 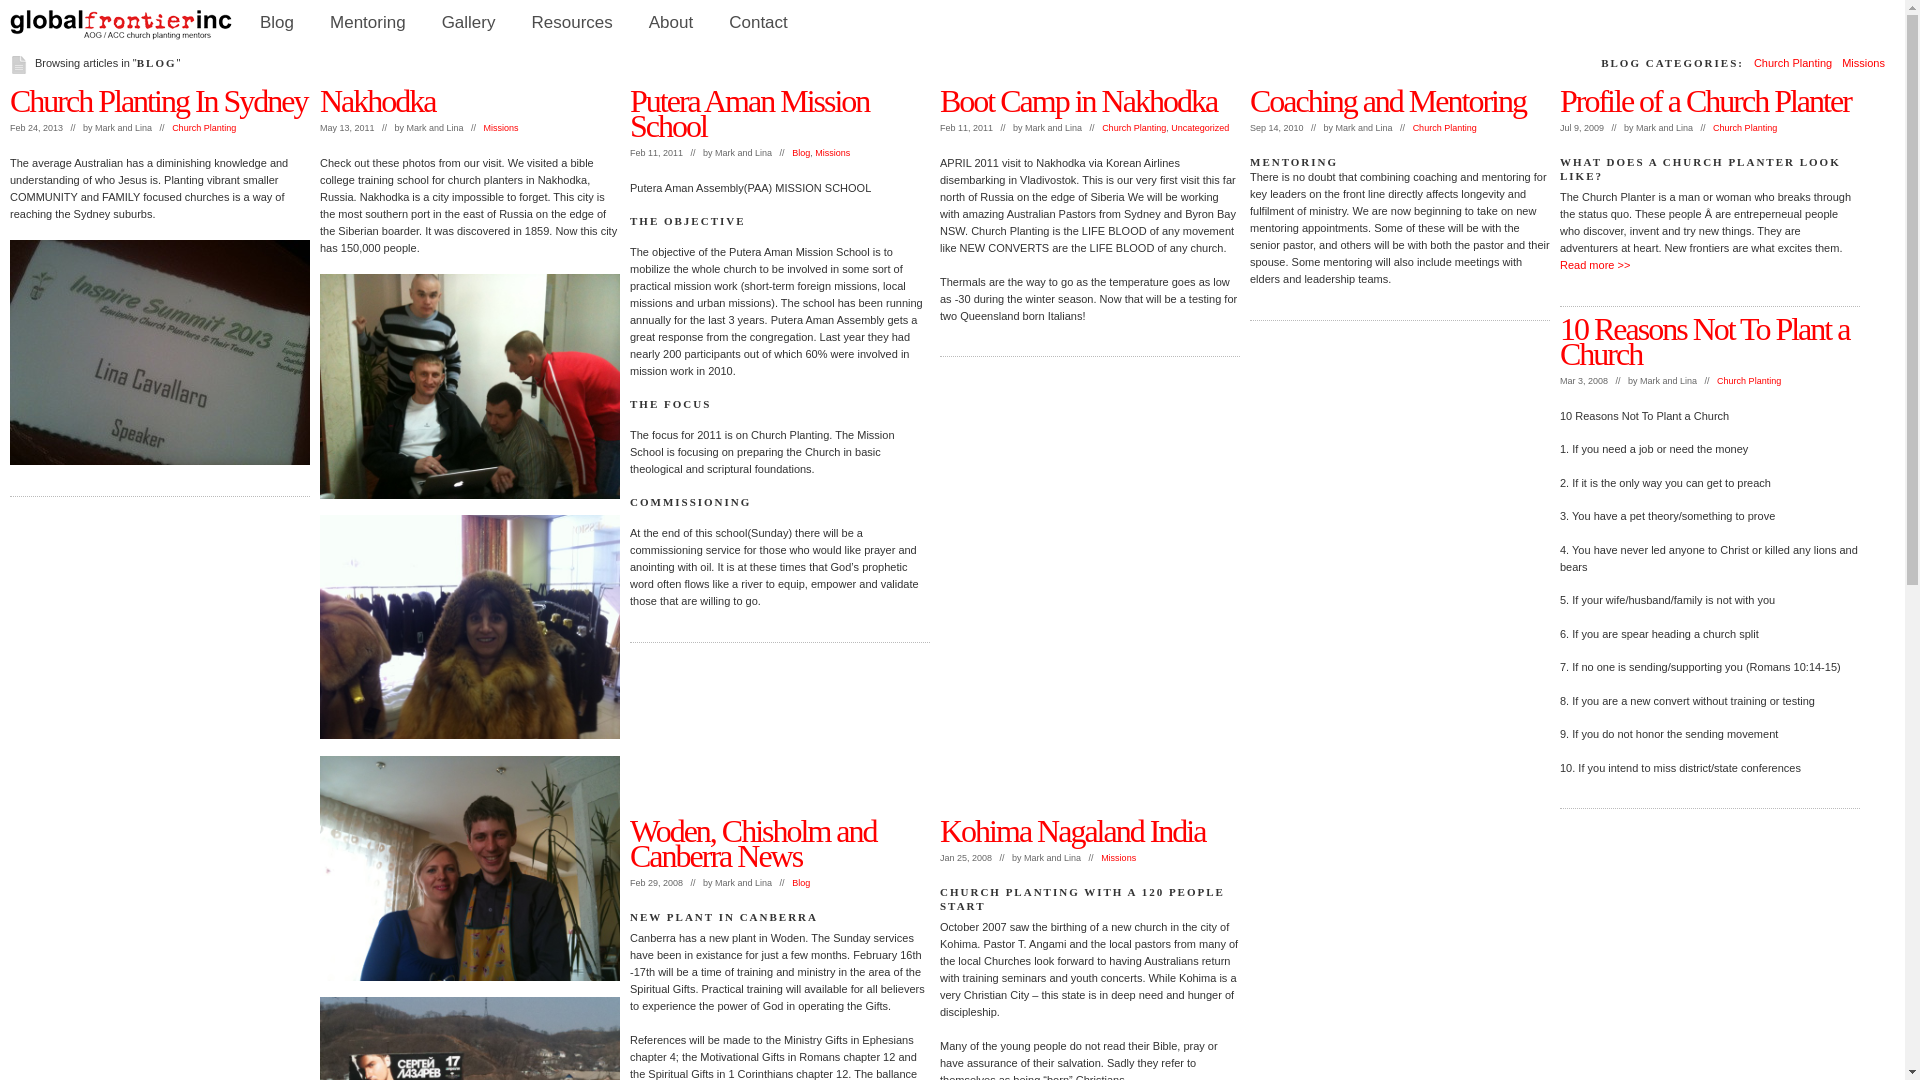 What do you see at coordinates (276, 22) in the screenshot?
I see `'Blog'` at bounding box center [276, 22].